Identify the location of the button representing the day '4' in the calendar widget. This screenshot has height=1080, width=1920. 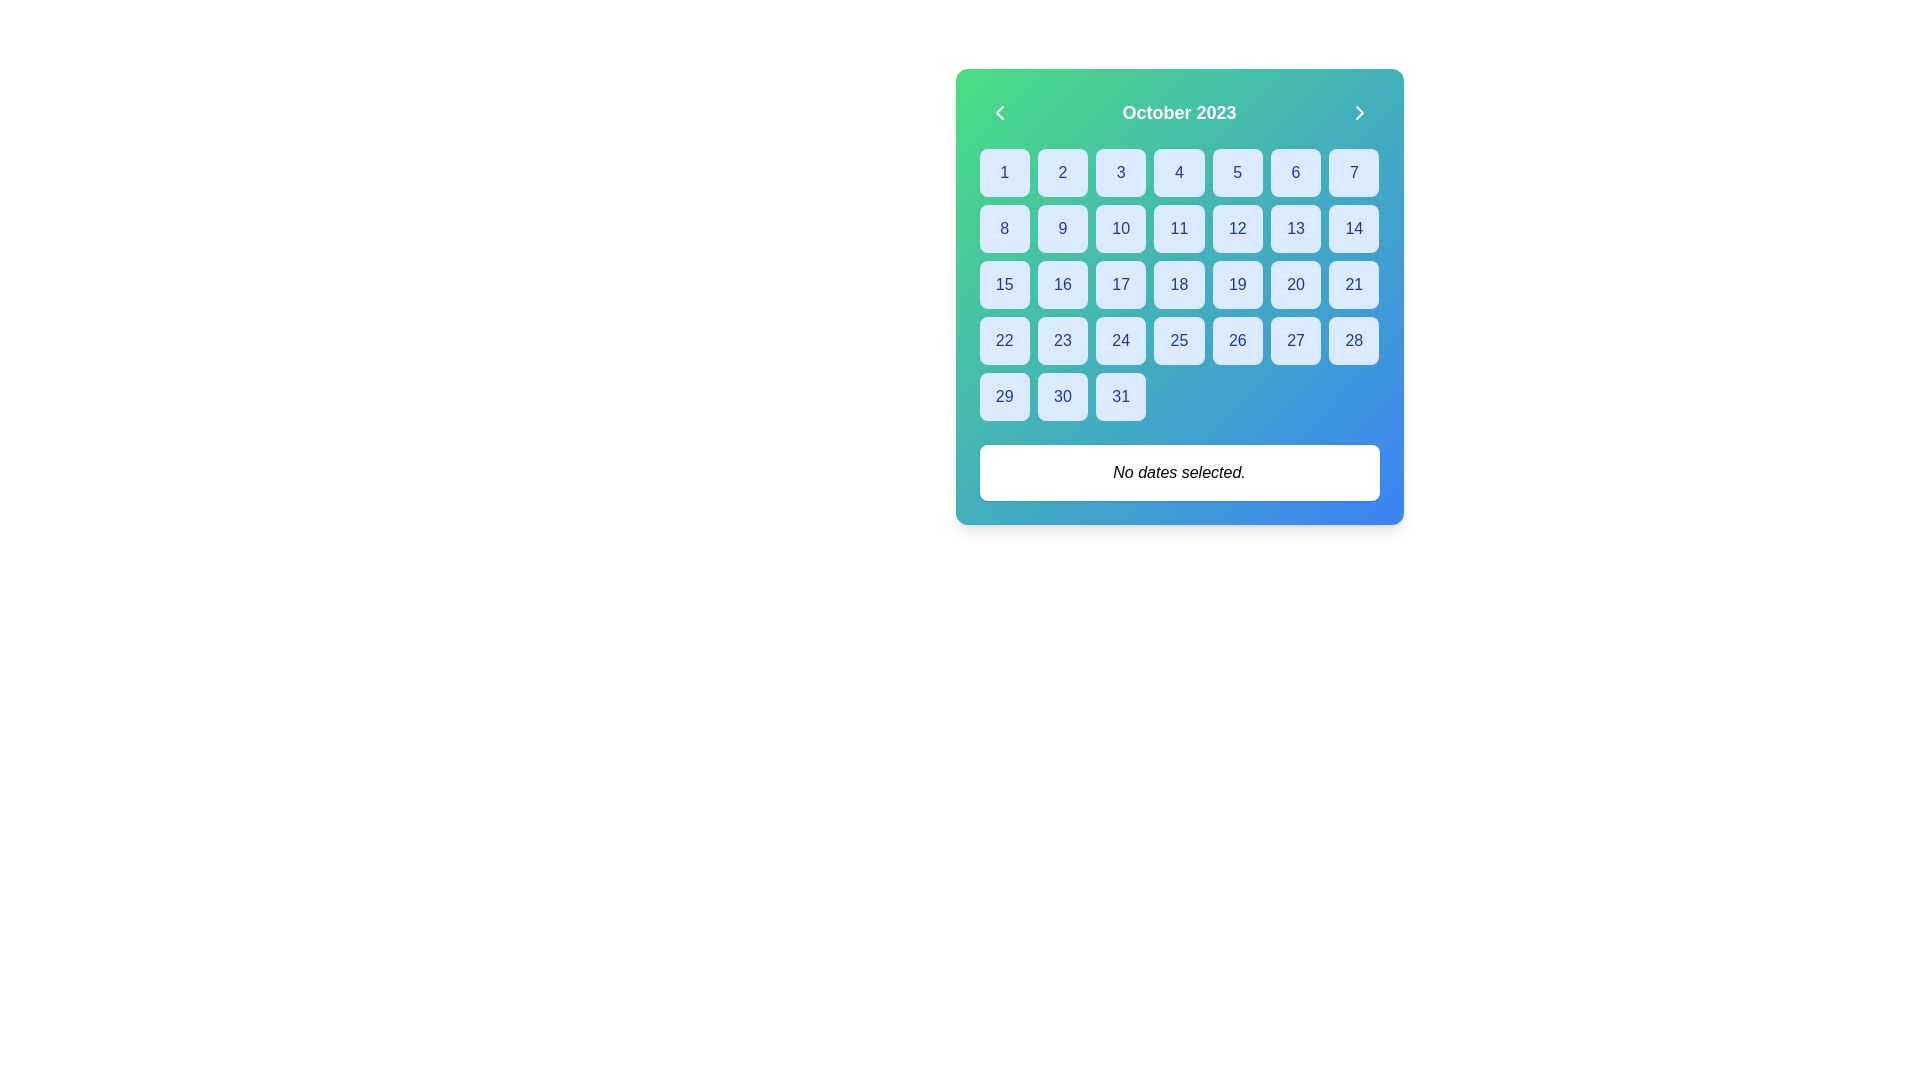
(1179, 172).